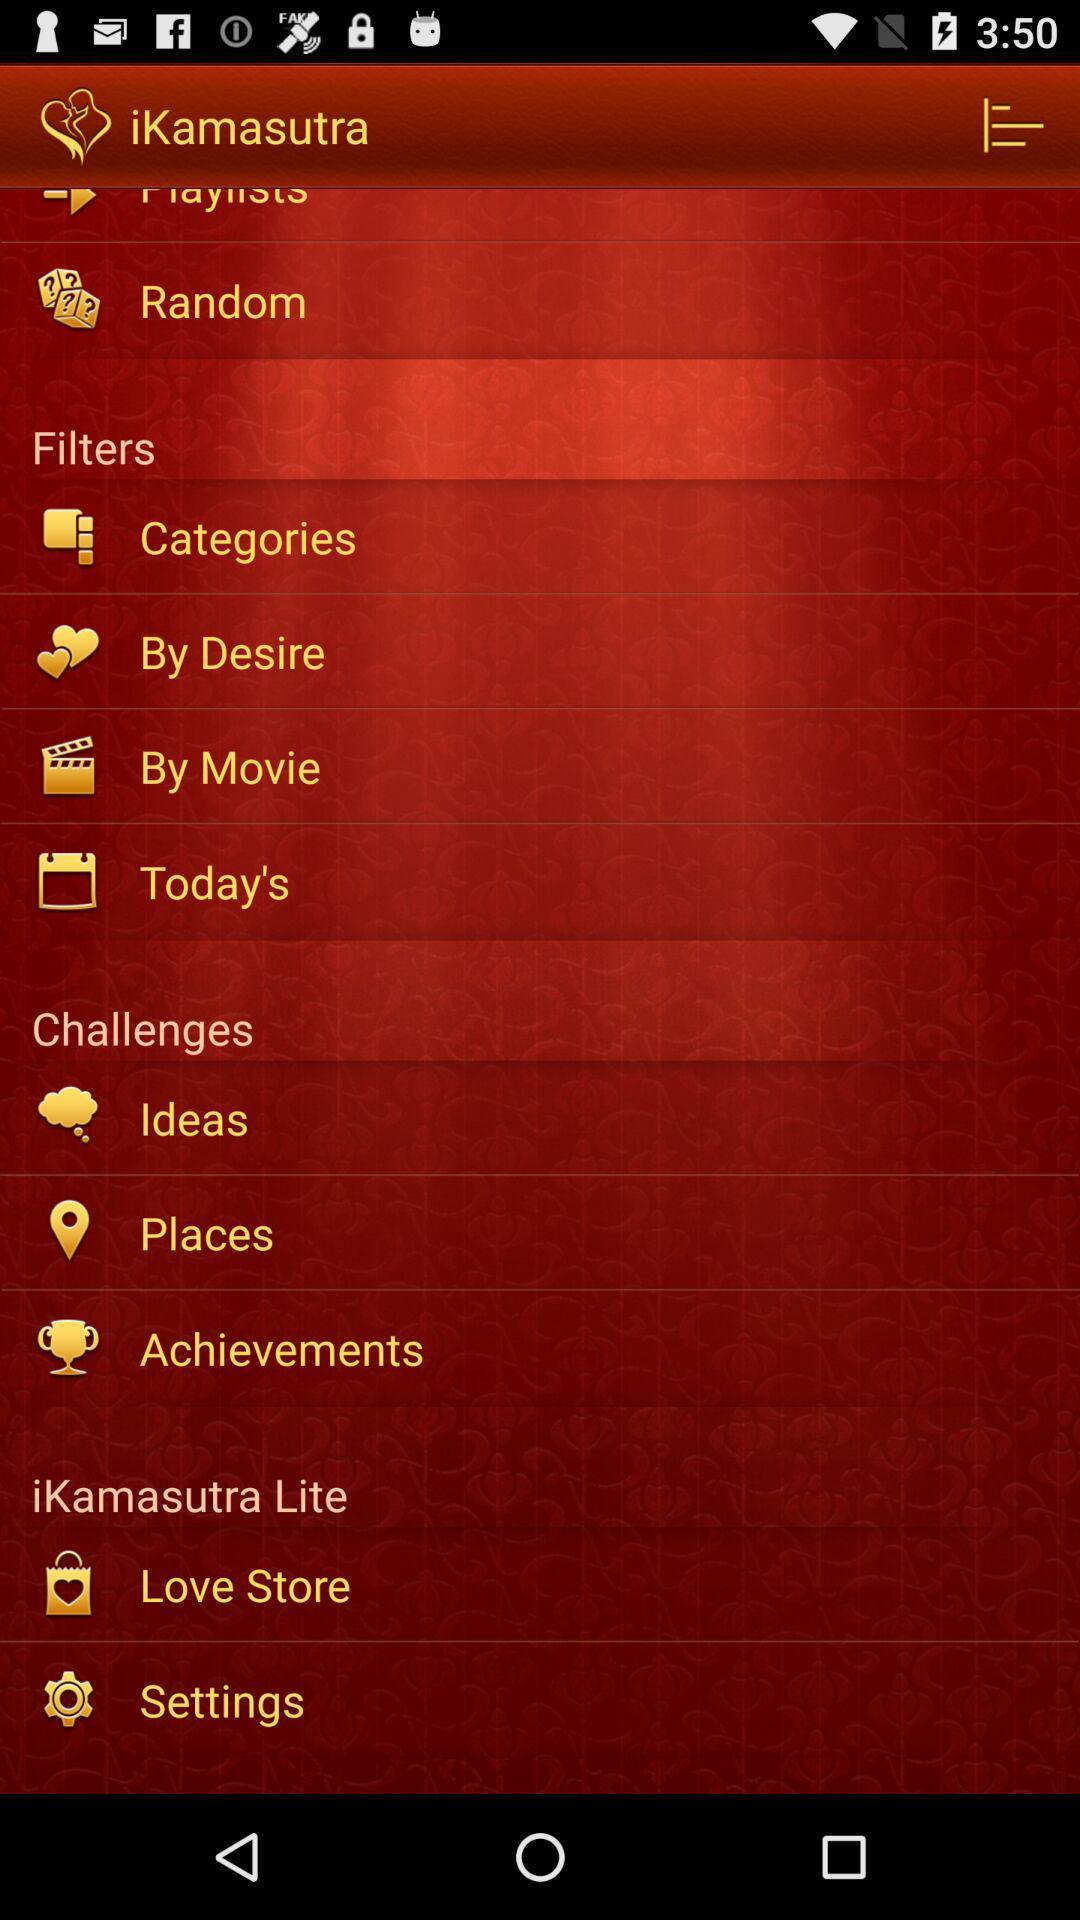 The height and width of the screenshot is (1920, 1080). What do you see at coordinates (595, 299) in the screenshot?
I see `the random app` at bounding box center [595, 299].